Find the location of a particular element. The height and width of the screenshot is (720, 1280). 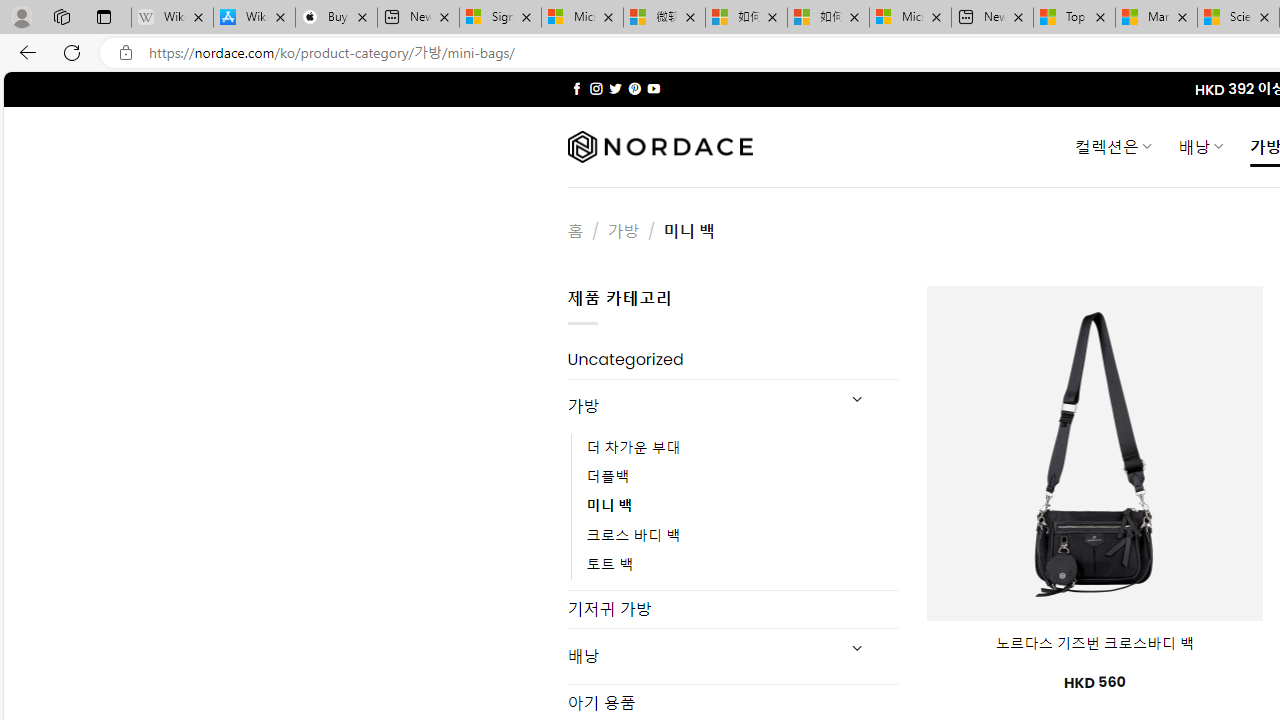

'Follow on Twitter' is located at coordinates (614, 88).